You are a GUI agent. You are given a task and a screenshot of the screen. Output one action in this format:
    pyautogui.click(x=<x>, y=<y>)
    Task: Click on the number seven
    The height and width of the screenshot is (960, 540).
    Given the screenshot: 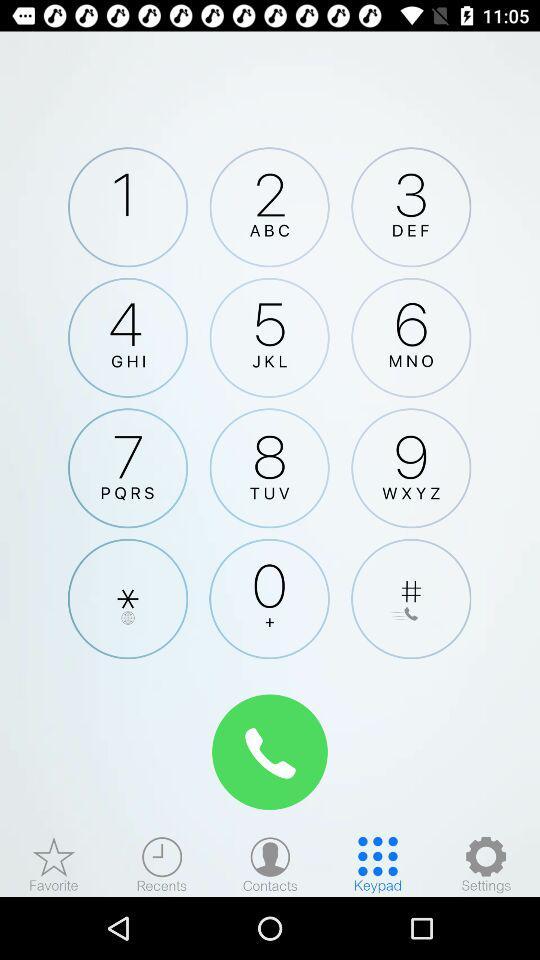 What is the action you would take?
    pyautogui.click(x=128, y=468)
    